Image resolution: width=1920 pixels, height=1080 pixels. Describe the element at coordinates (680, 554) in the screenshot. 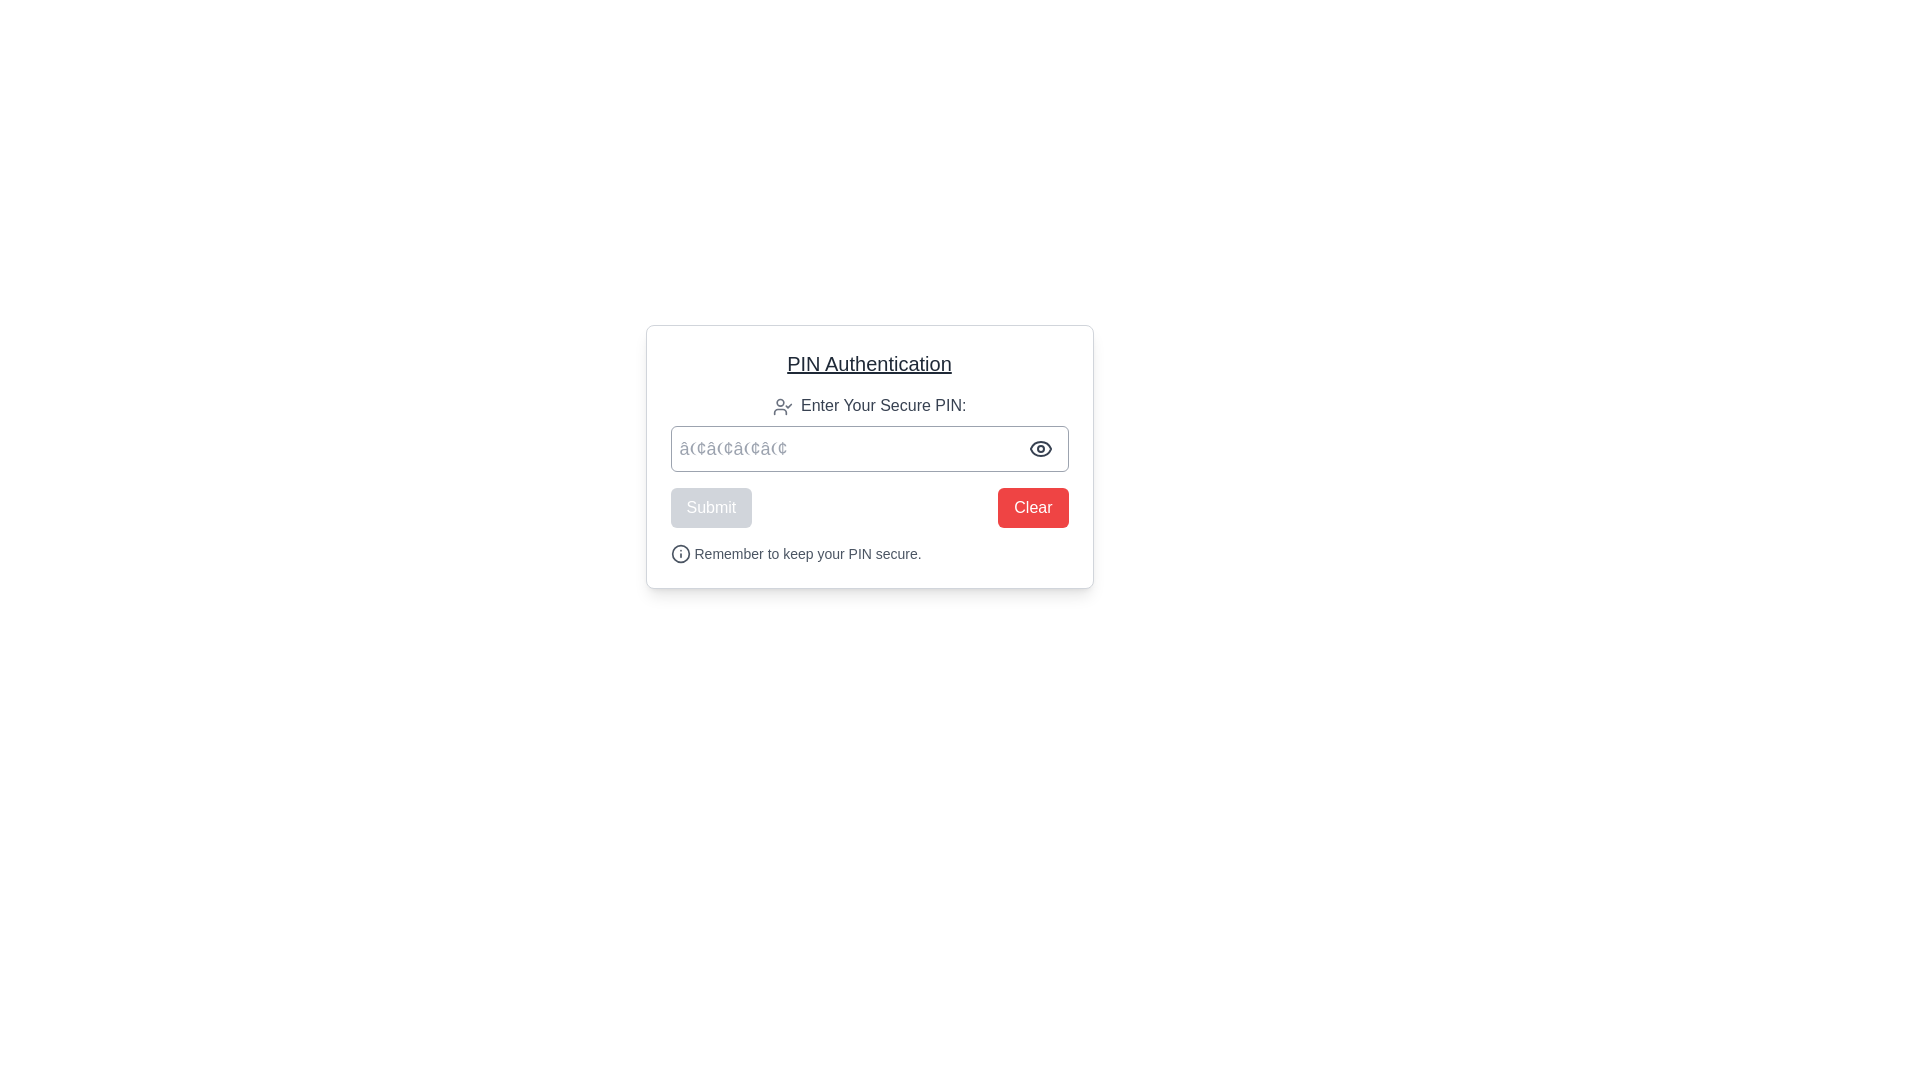

I see `the SVG Circle element that is part of the 'info' icon in the warning message area of the PIN authentication interface` at that location.